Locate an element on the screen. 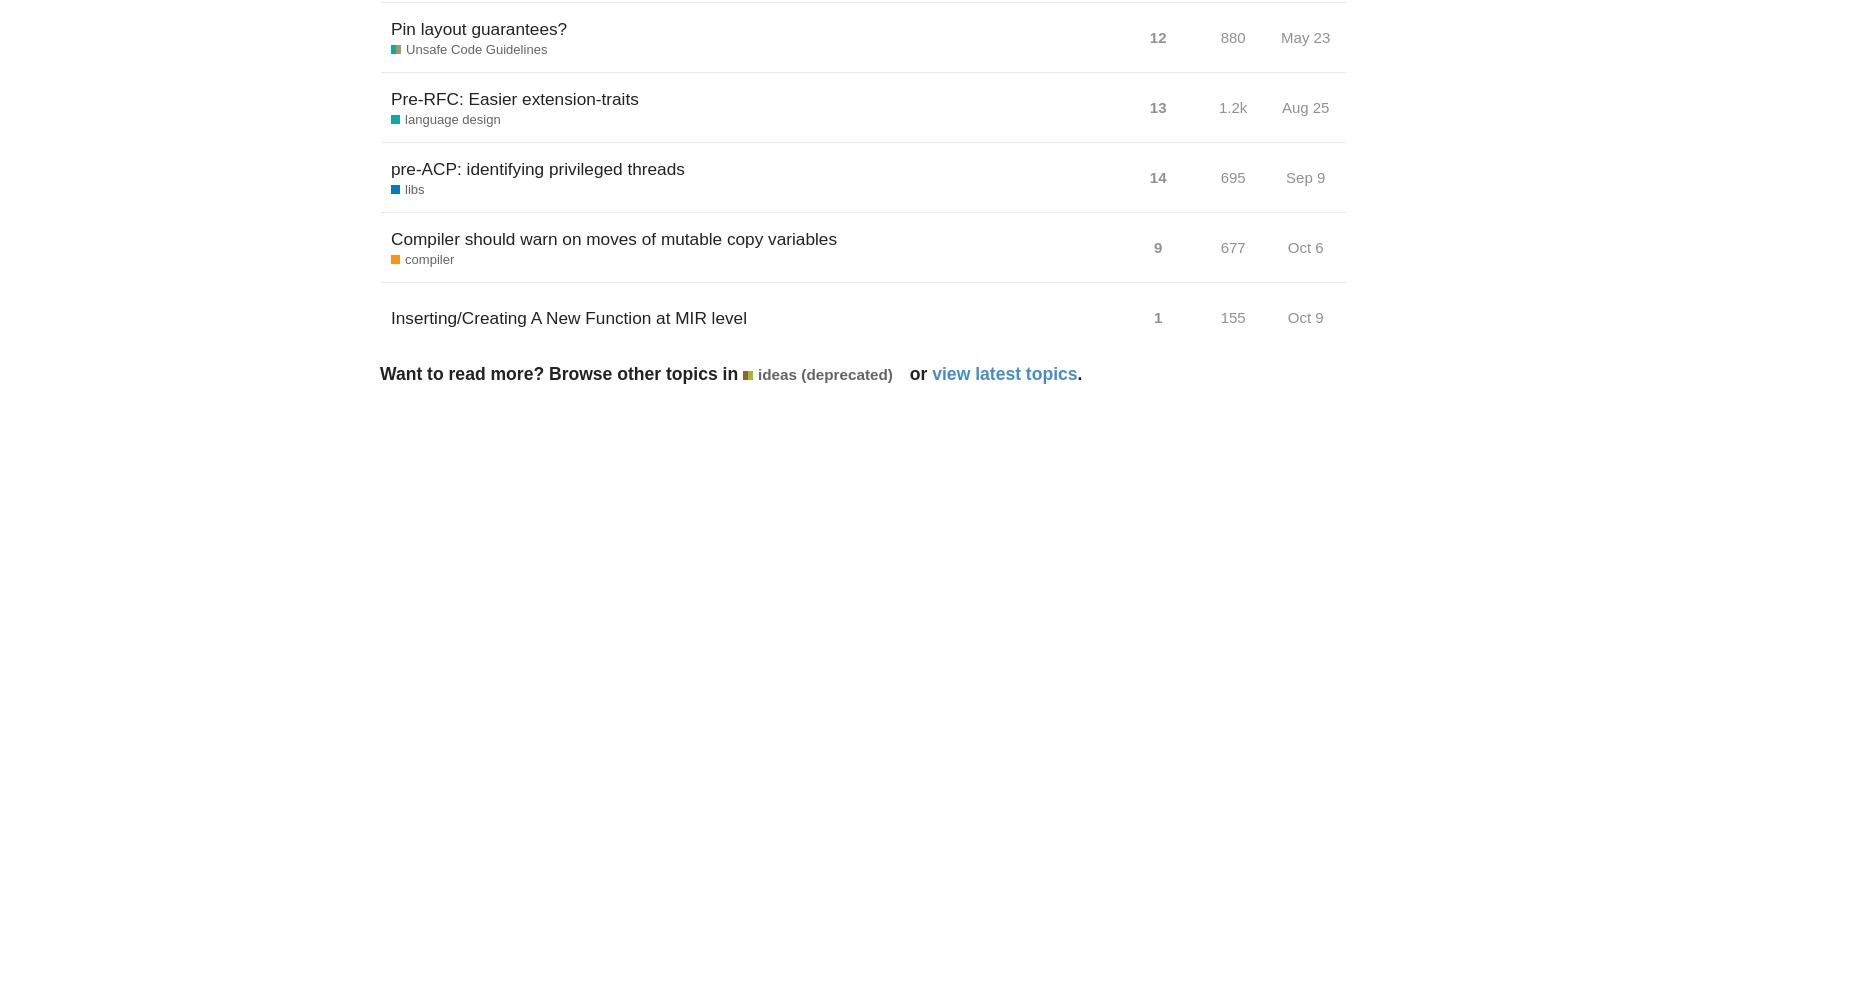  'Compiler should warn on moves of mutable copy variables' is located at coordinates (390, 237).